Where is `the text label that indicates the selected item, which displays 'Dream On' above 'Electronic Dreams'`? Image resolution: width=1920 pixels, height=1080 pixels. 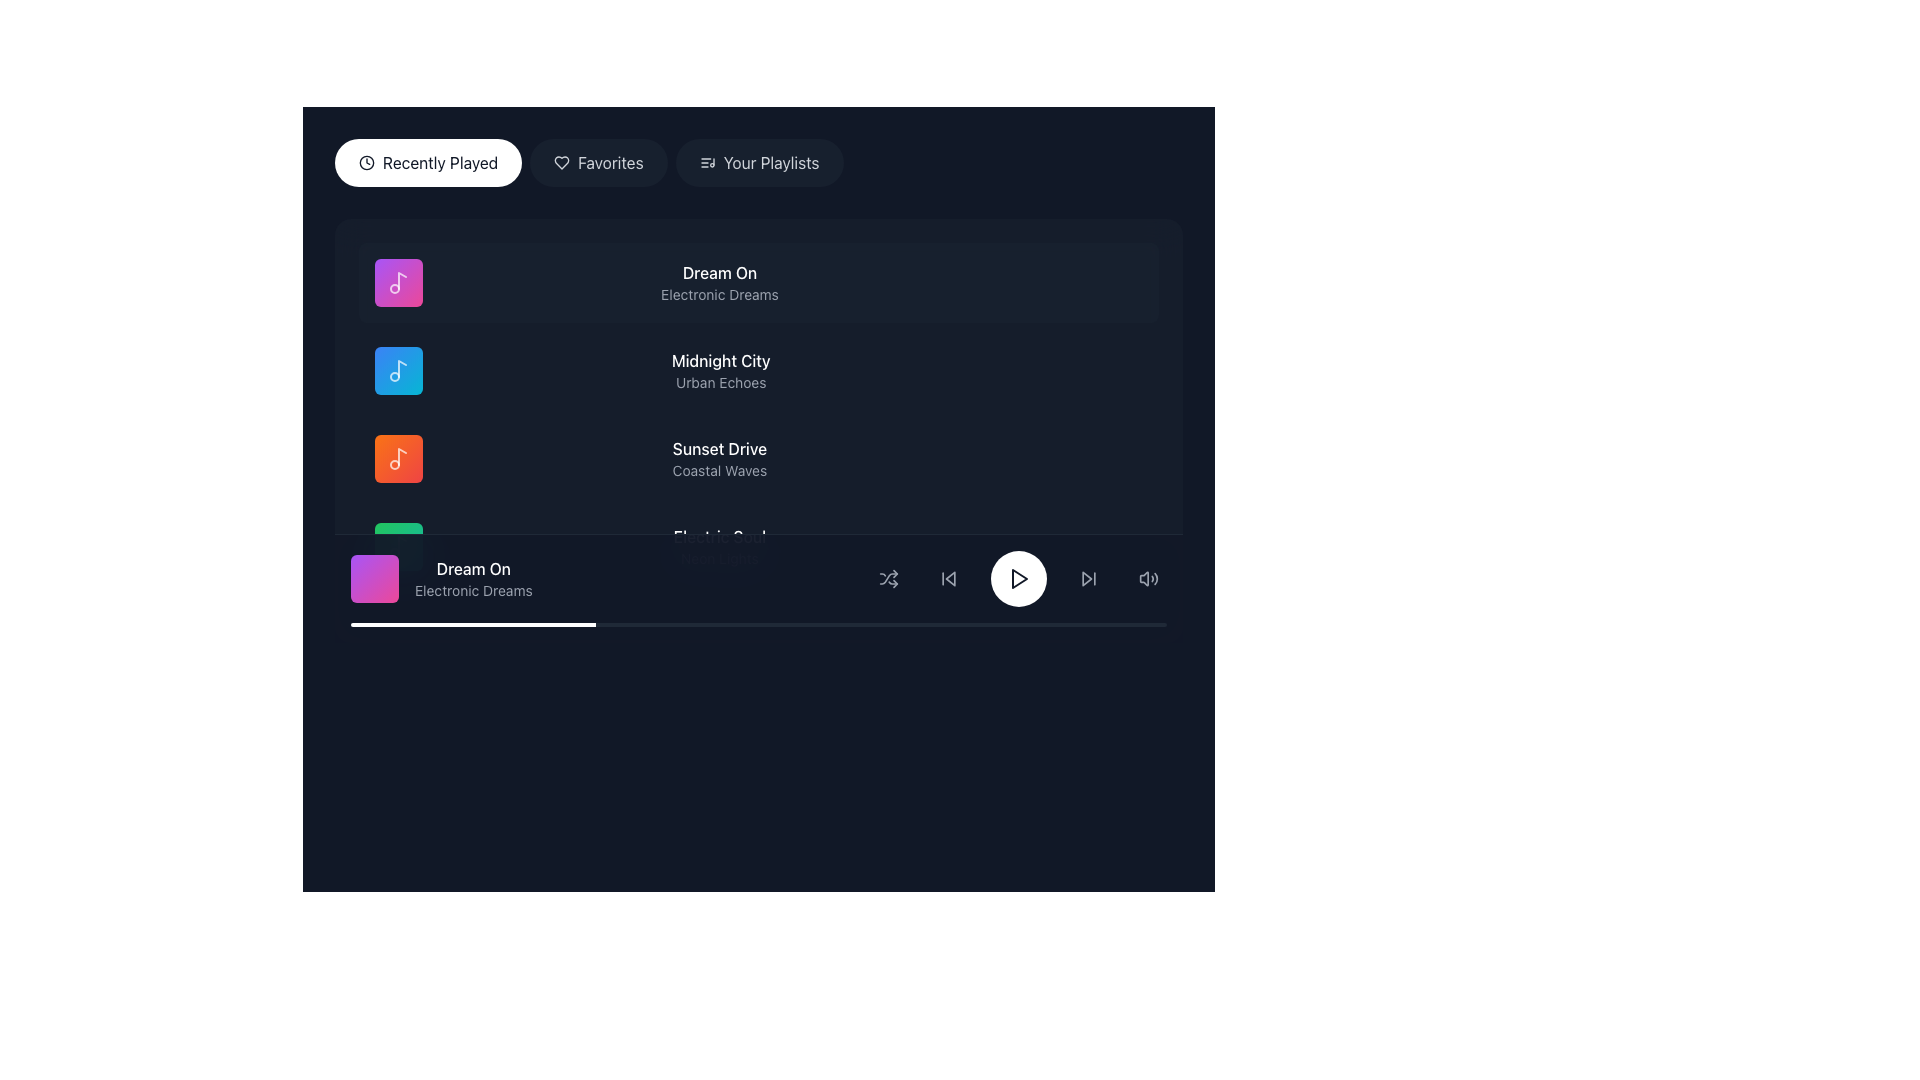
the text label that indicates the selected item, which displays 'Dream On' above 'Electronic Dreams' is located at coordinates (720, 273).